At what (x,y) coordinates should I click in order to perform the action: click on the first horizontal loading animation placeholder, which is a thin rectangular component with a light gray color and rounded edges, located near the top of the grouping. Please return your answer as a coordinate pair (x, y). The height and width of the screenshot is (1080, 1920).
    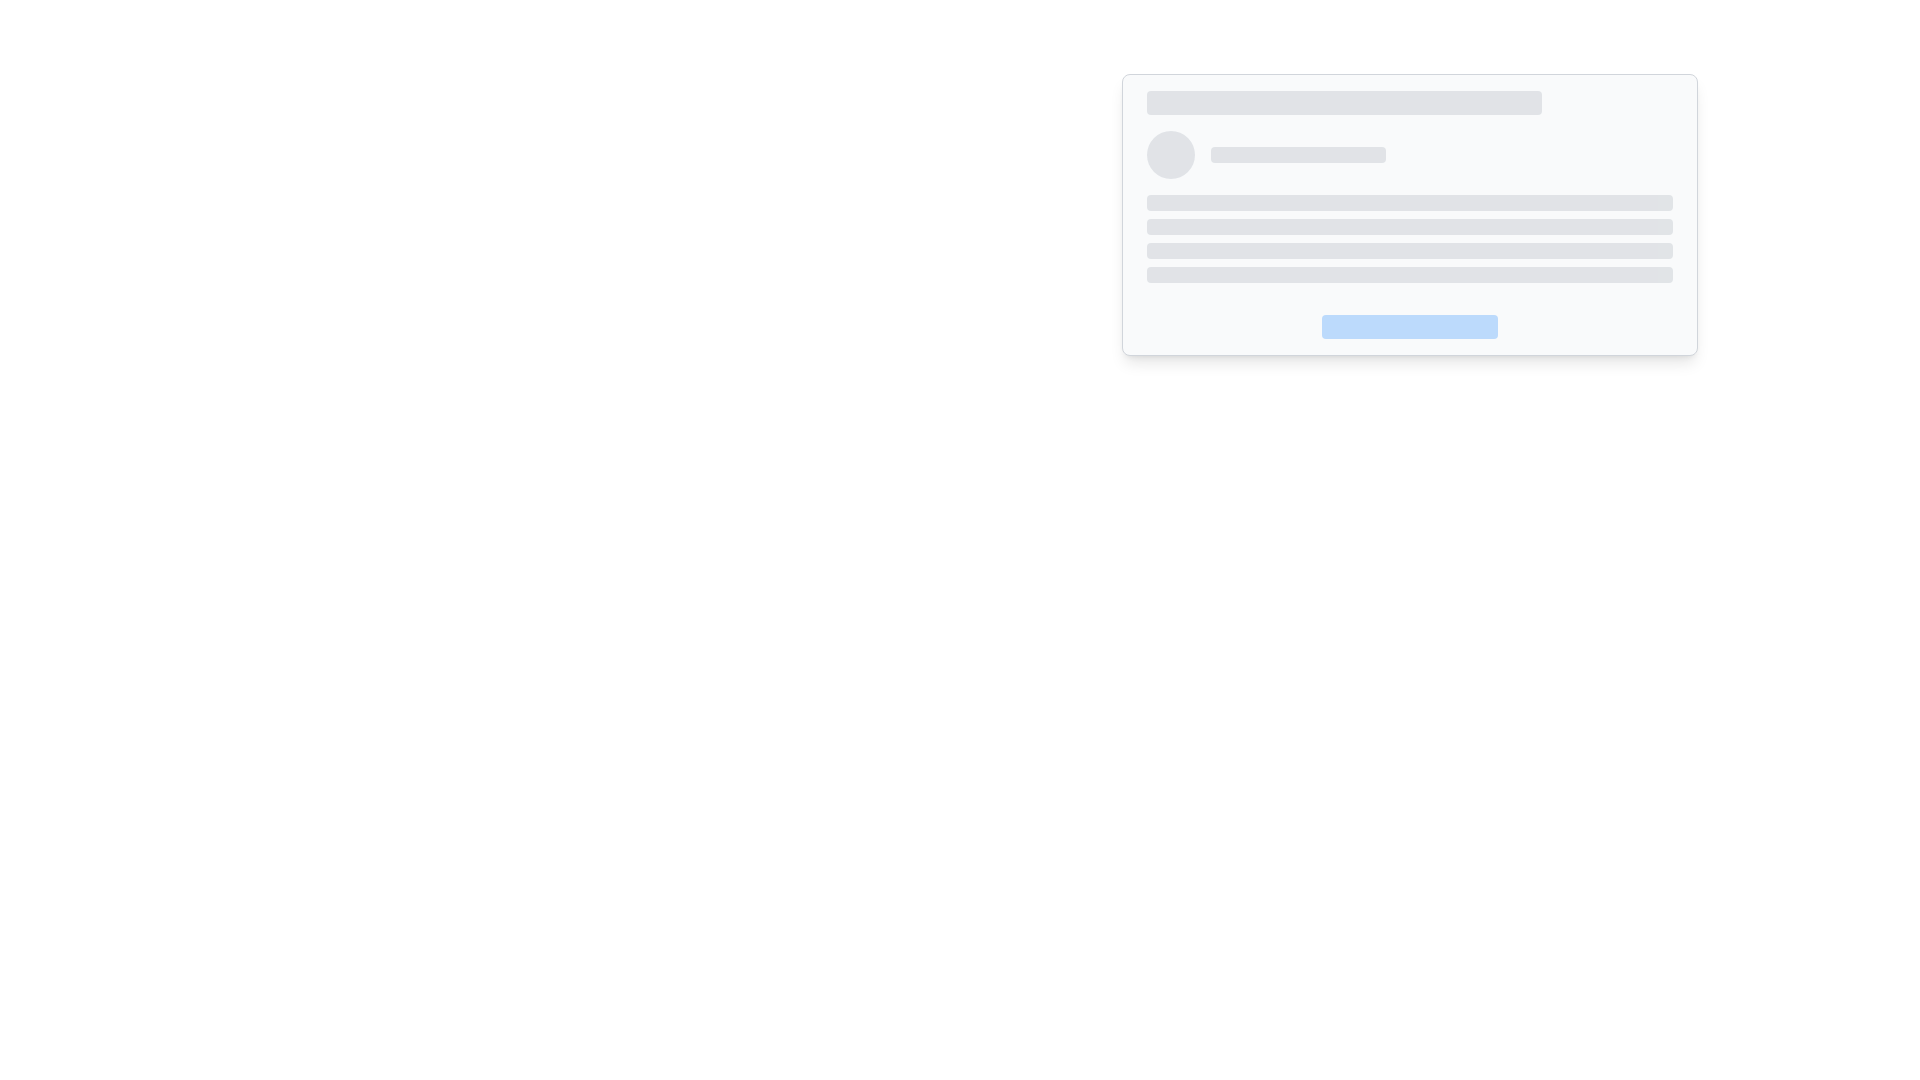
    Looking at the image, I should click on (1409, 203).